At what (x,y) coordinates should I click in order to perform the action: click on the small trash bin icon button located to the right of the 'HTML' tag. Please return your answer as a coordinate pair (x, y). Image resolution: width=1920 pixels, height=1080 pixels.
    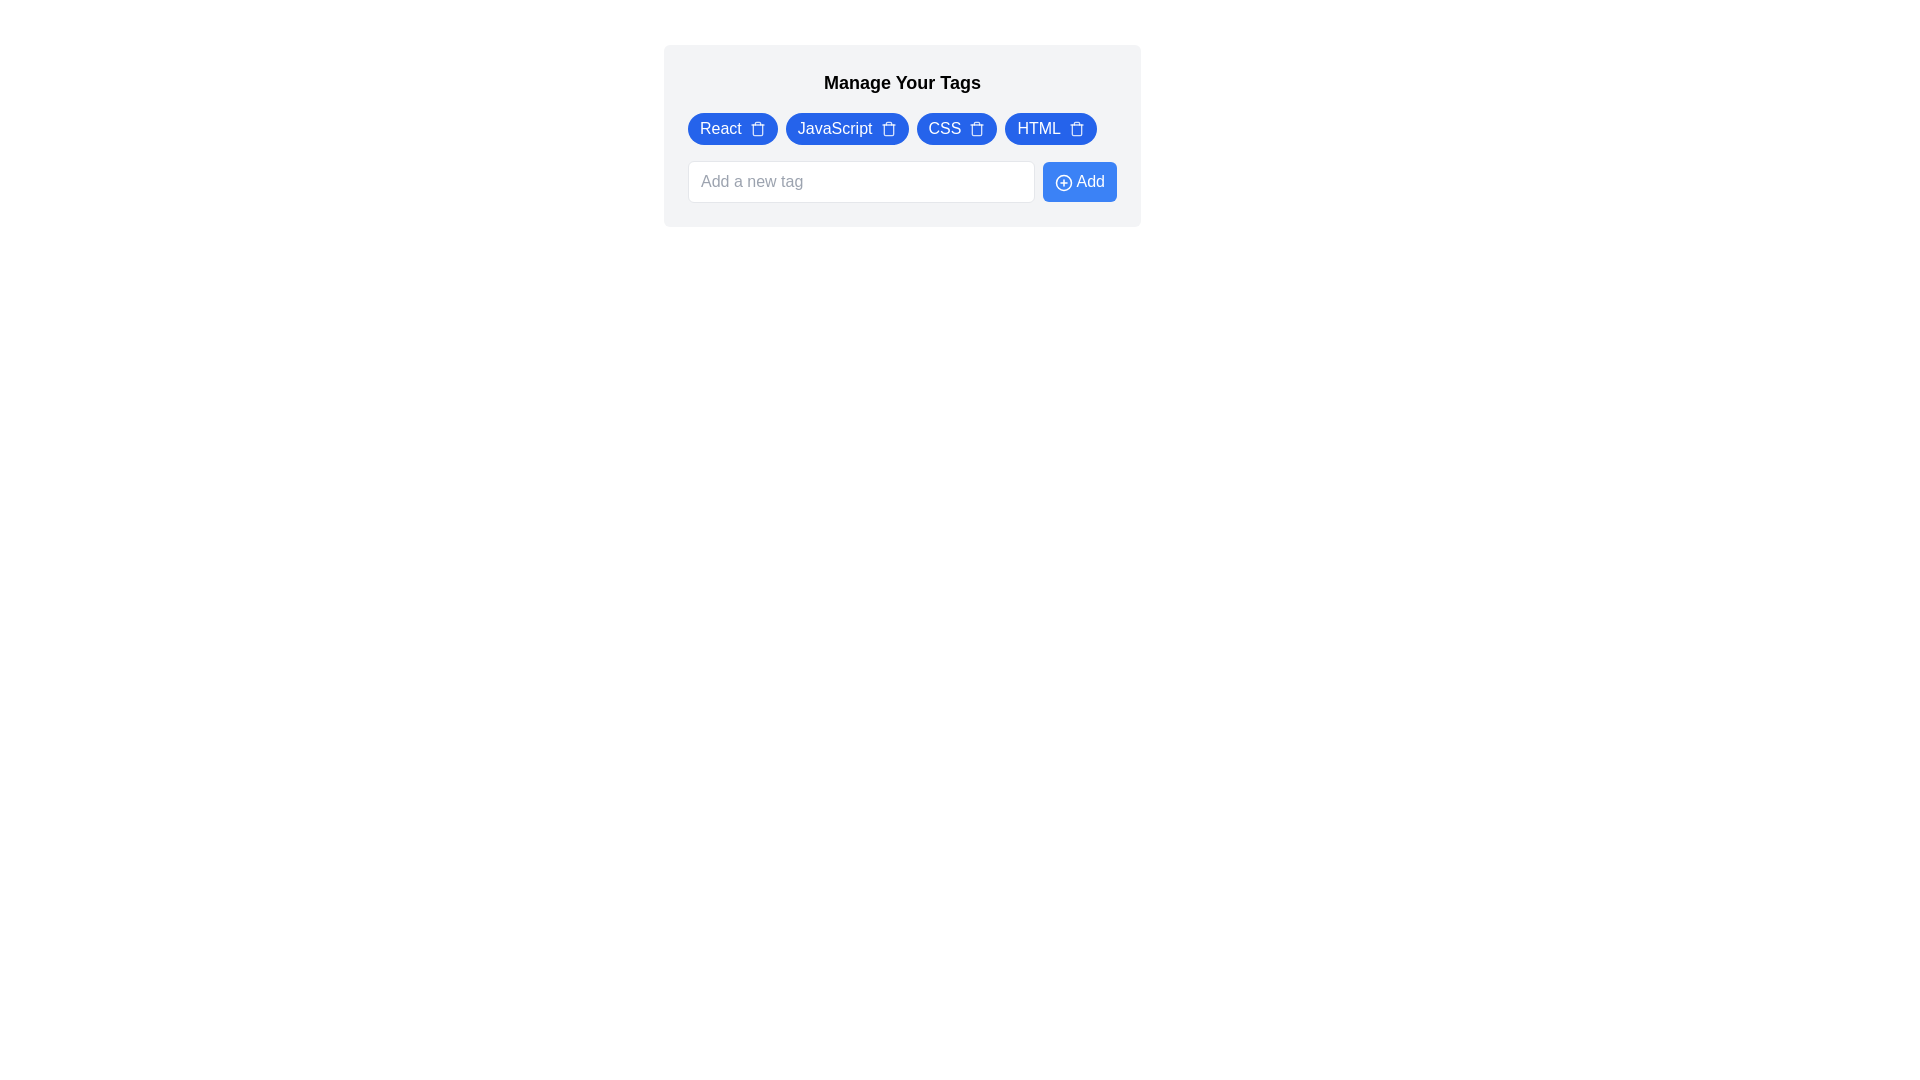
    Looking at the image, I should click on (1075, 128).